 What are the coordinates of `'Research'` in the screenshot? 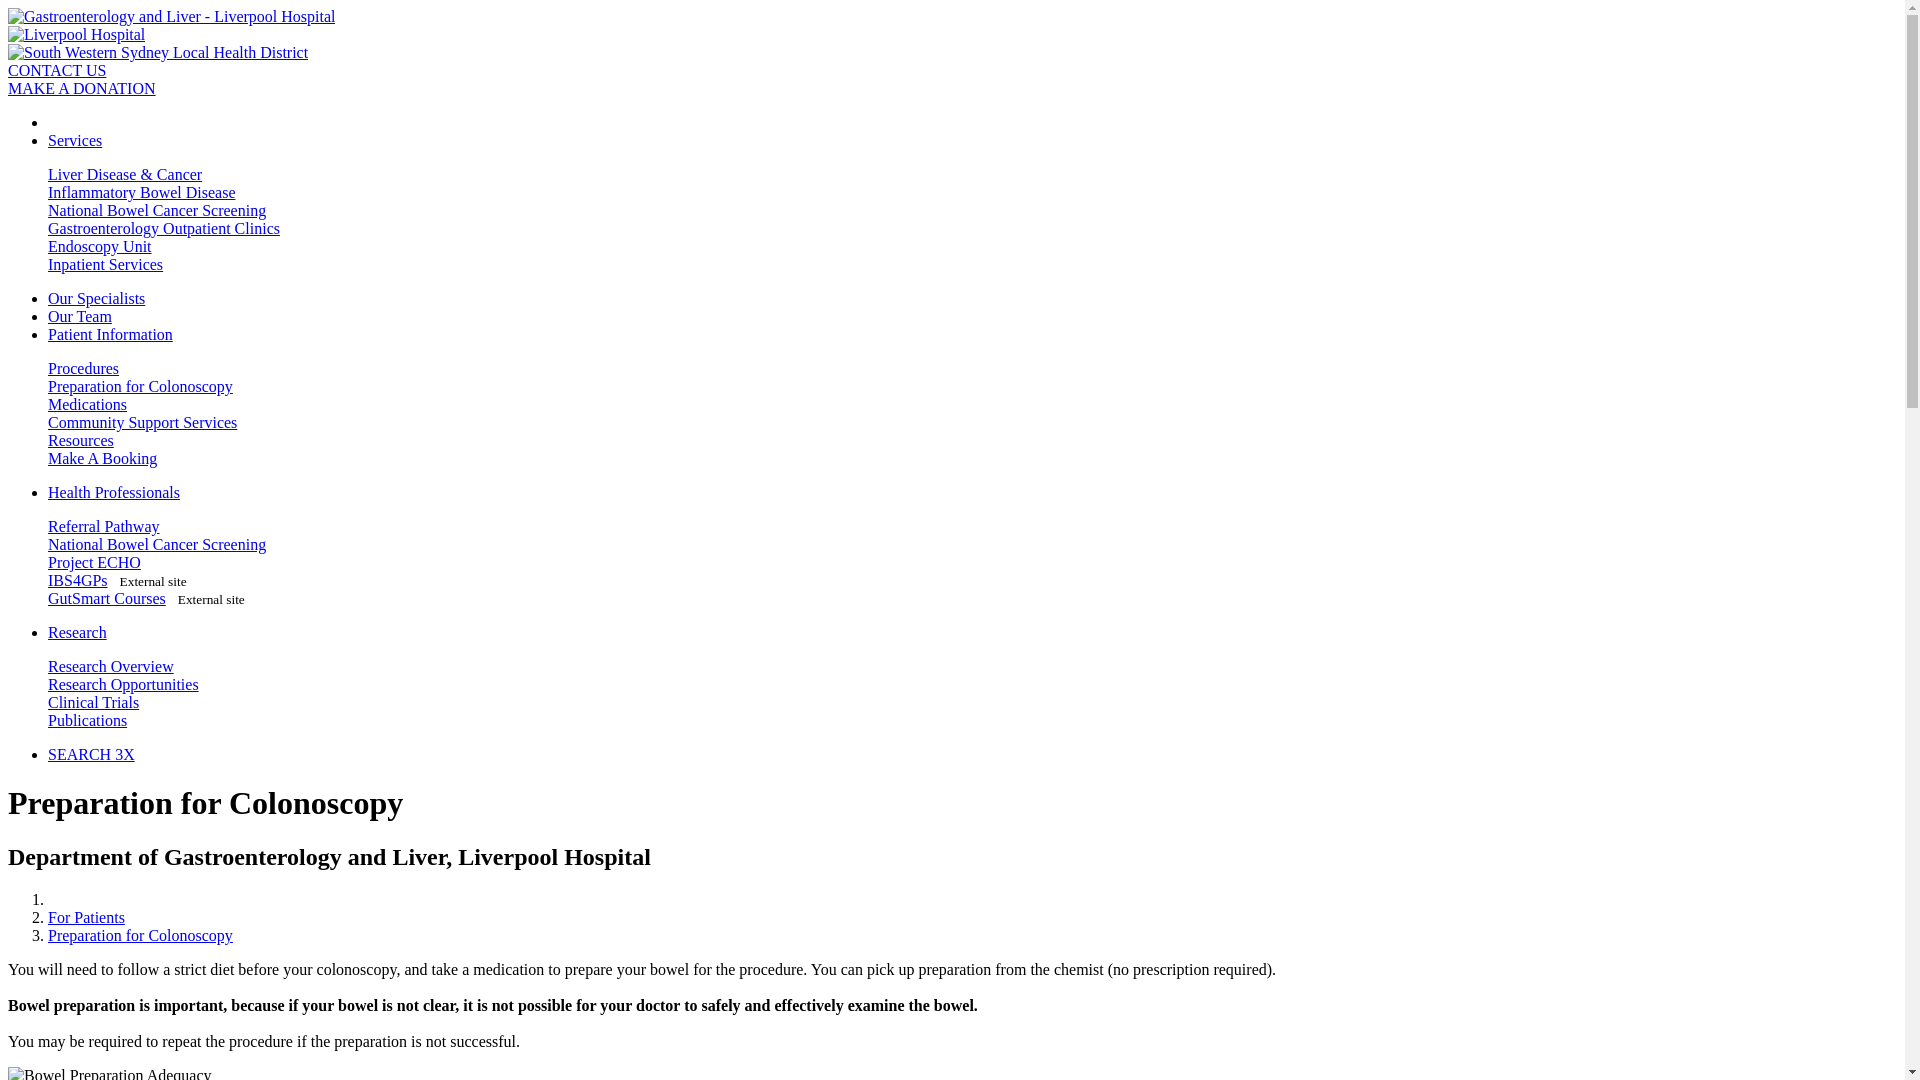 It's located at (77, 632).